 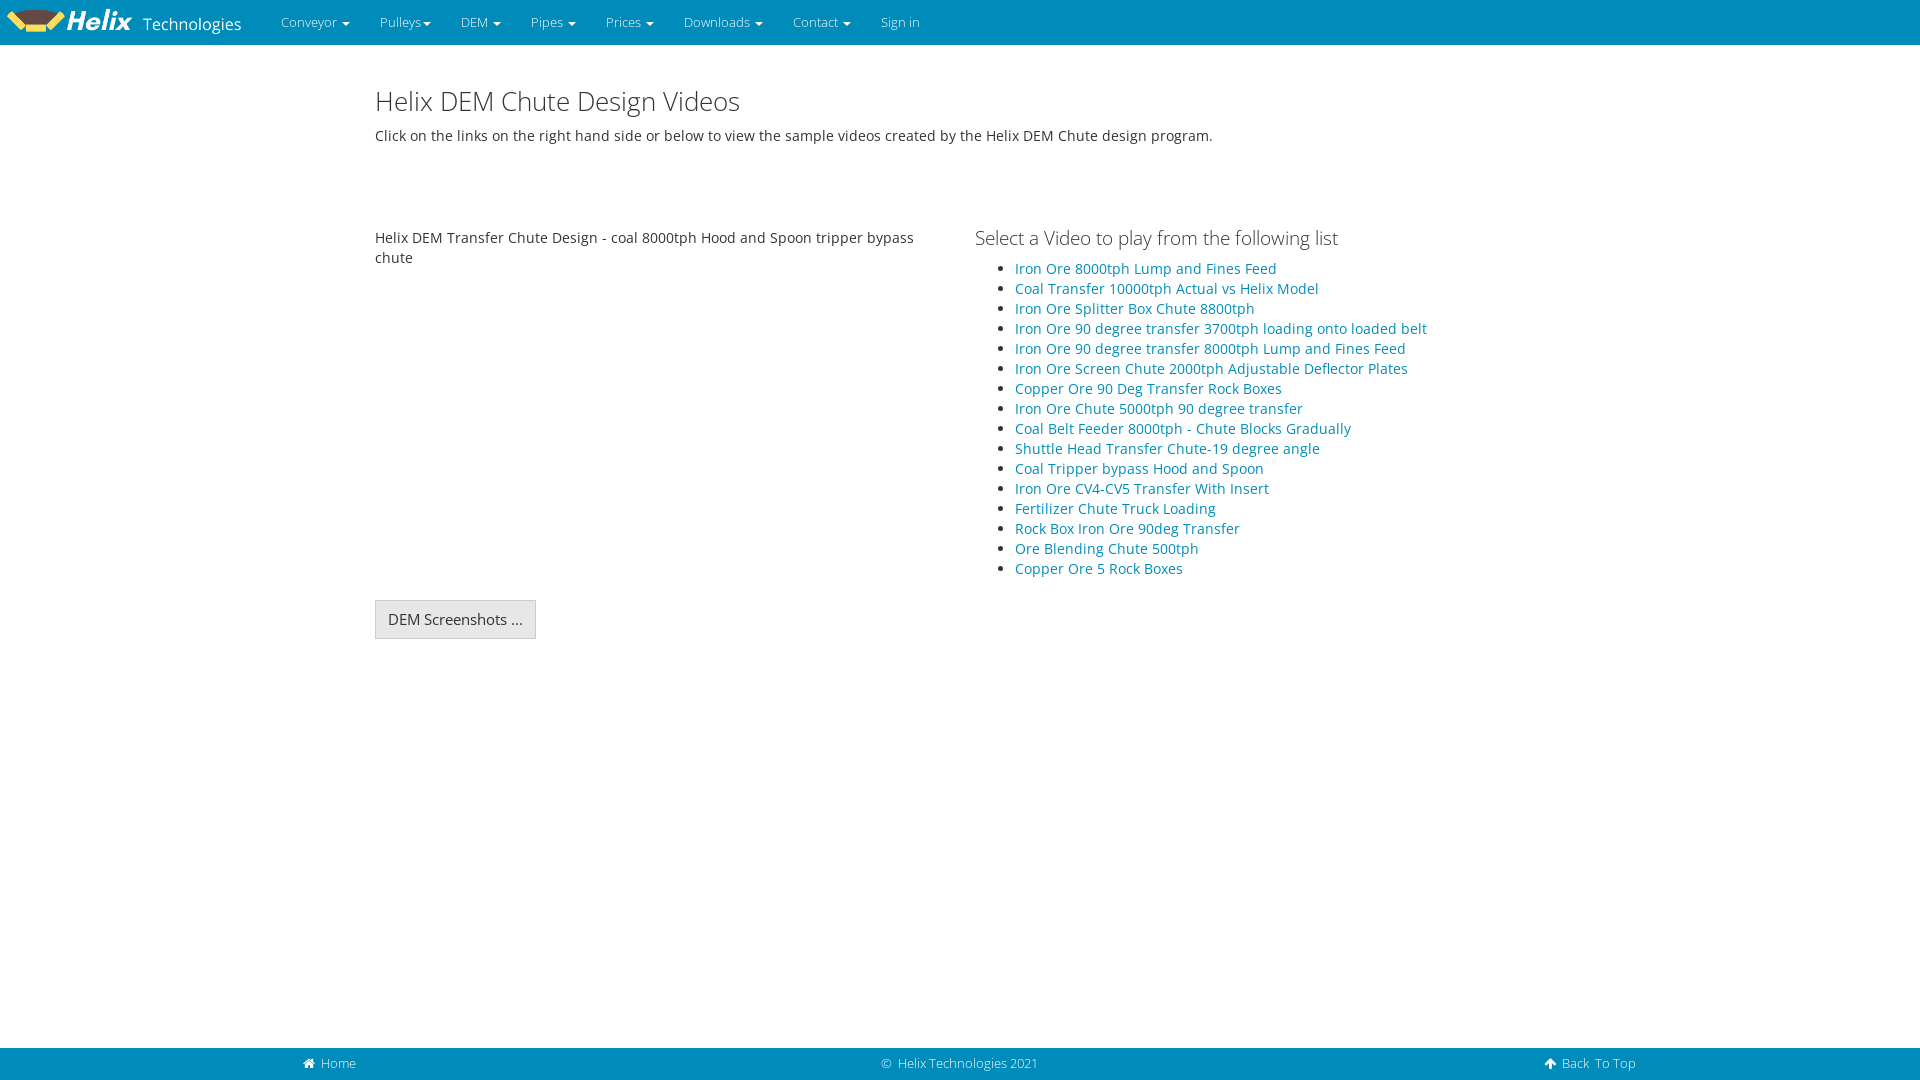 I want to click on '  Home', so click(x=329, y=1062).